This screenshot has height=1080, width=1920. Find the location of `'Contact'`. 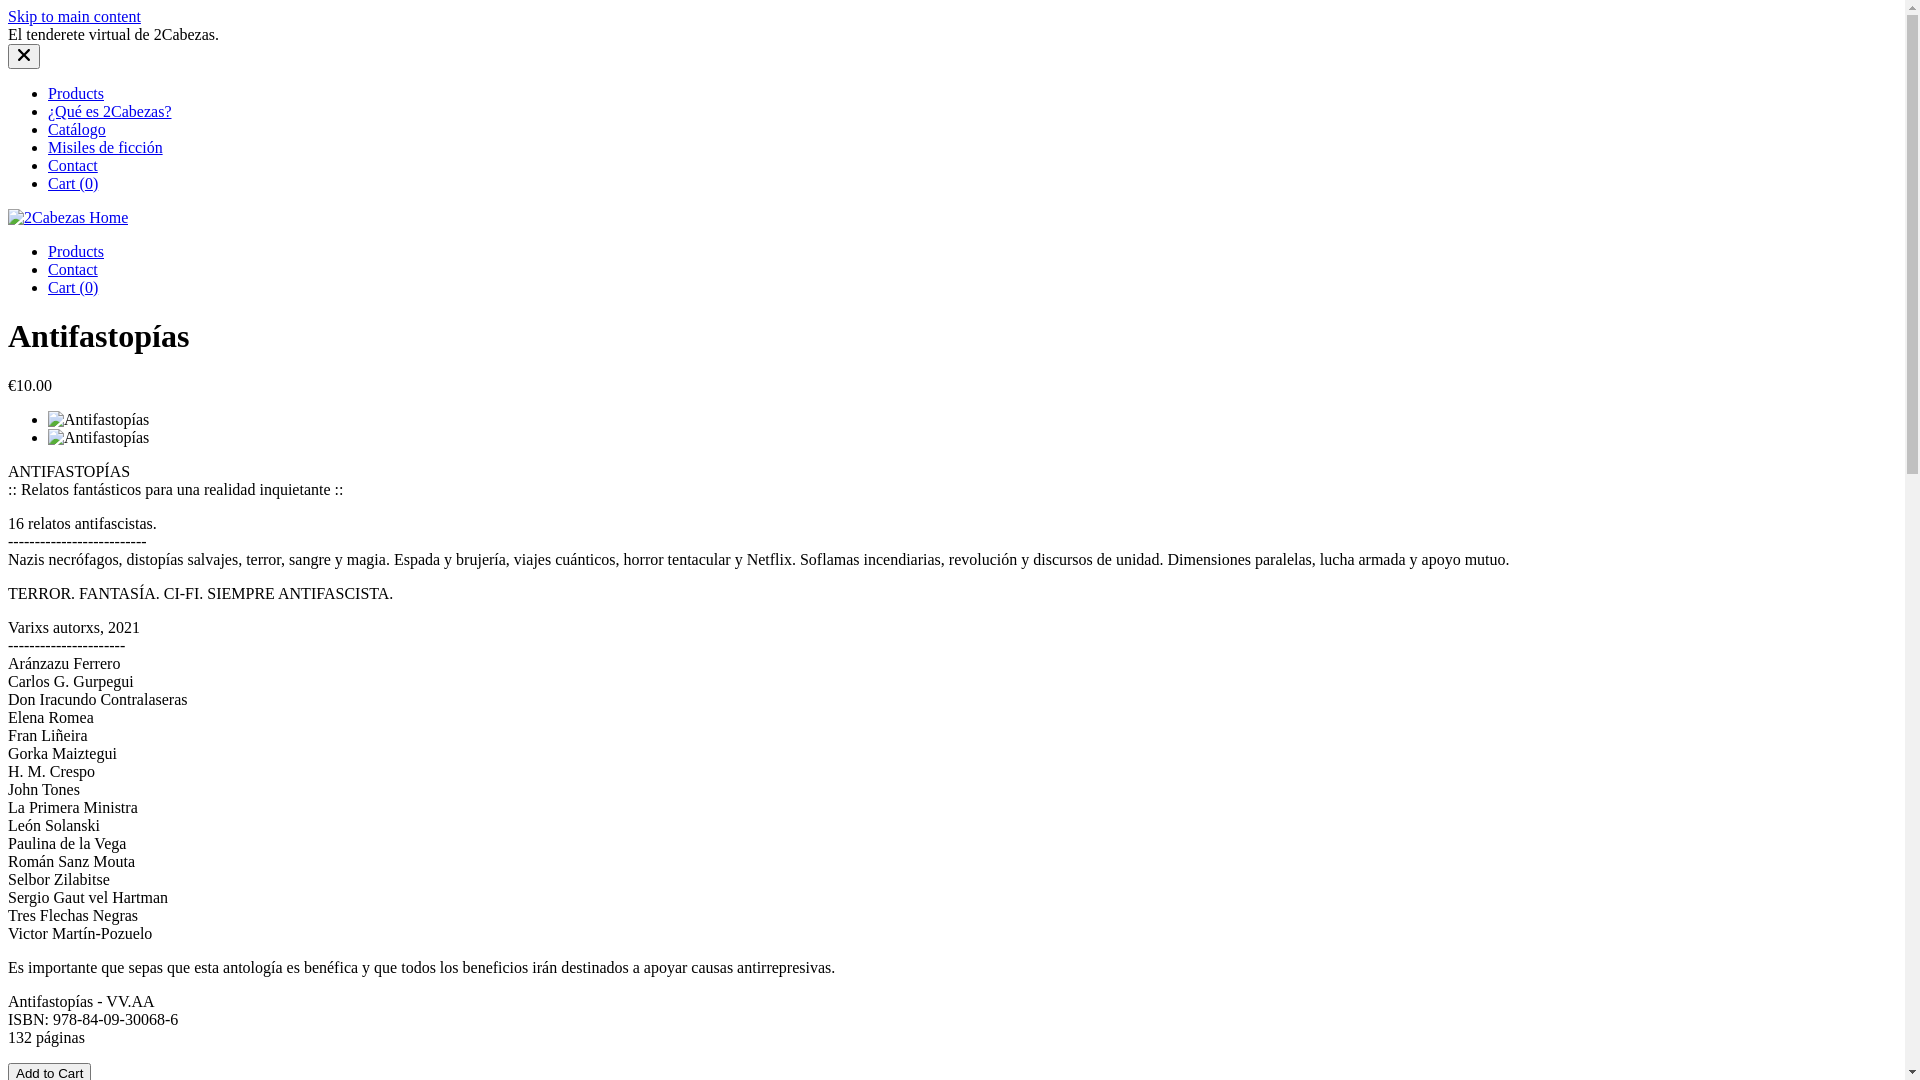

'Contact' is located at coordinates (72, 268).